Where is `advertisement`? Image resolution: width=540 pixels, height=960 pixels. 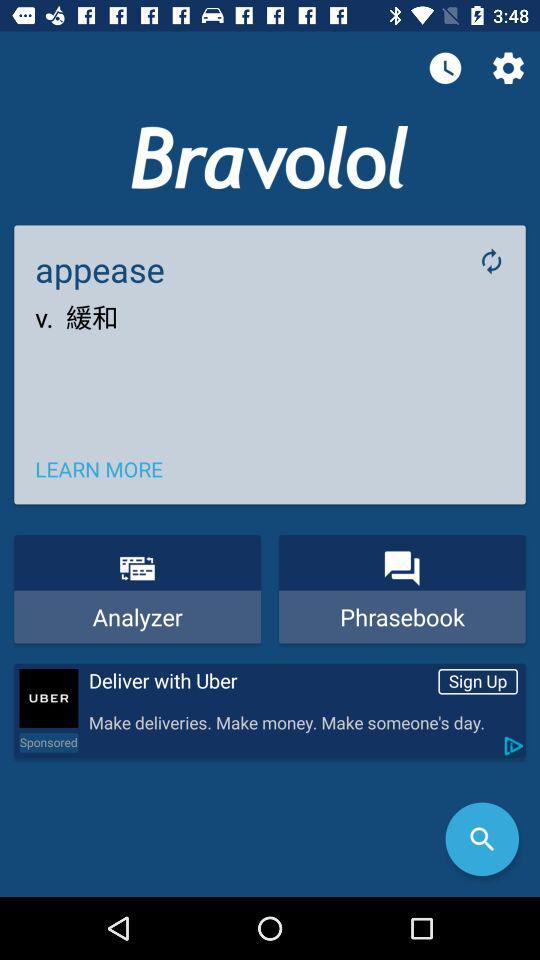 advertisement is located at coordinates (48, 698).